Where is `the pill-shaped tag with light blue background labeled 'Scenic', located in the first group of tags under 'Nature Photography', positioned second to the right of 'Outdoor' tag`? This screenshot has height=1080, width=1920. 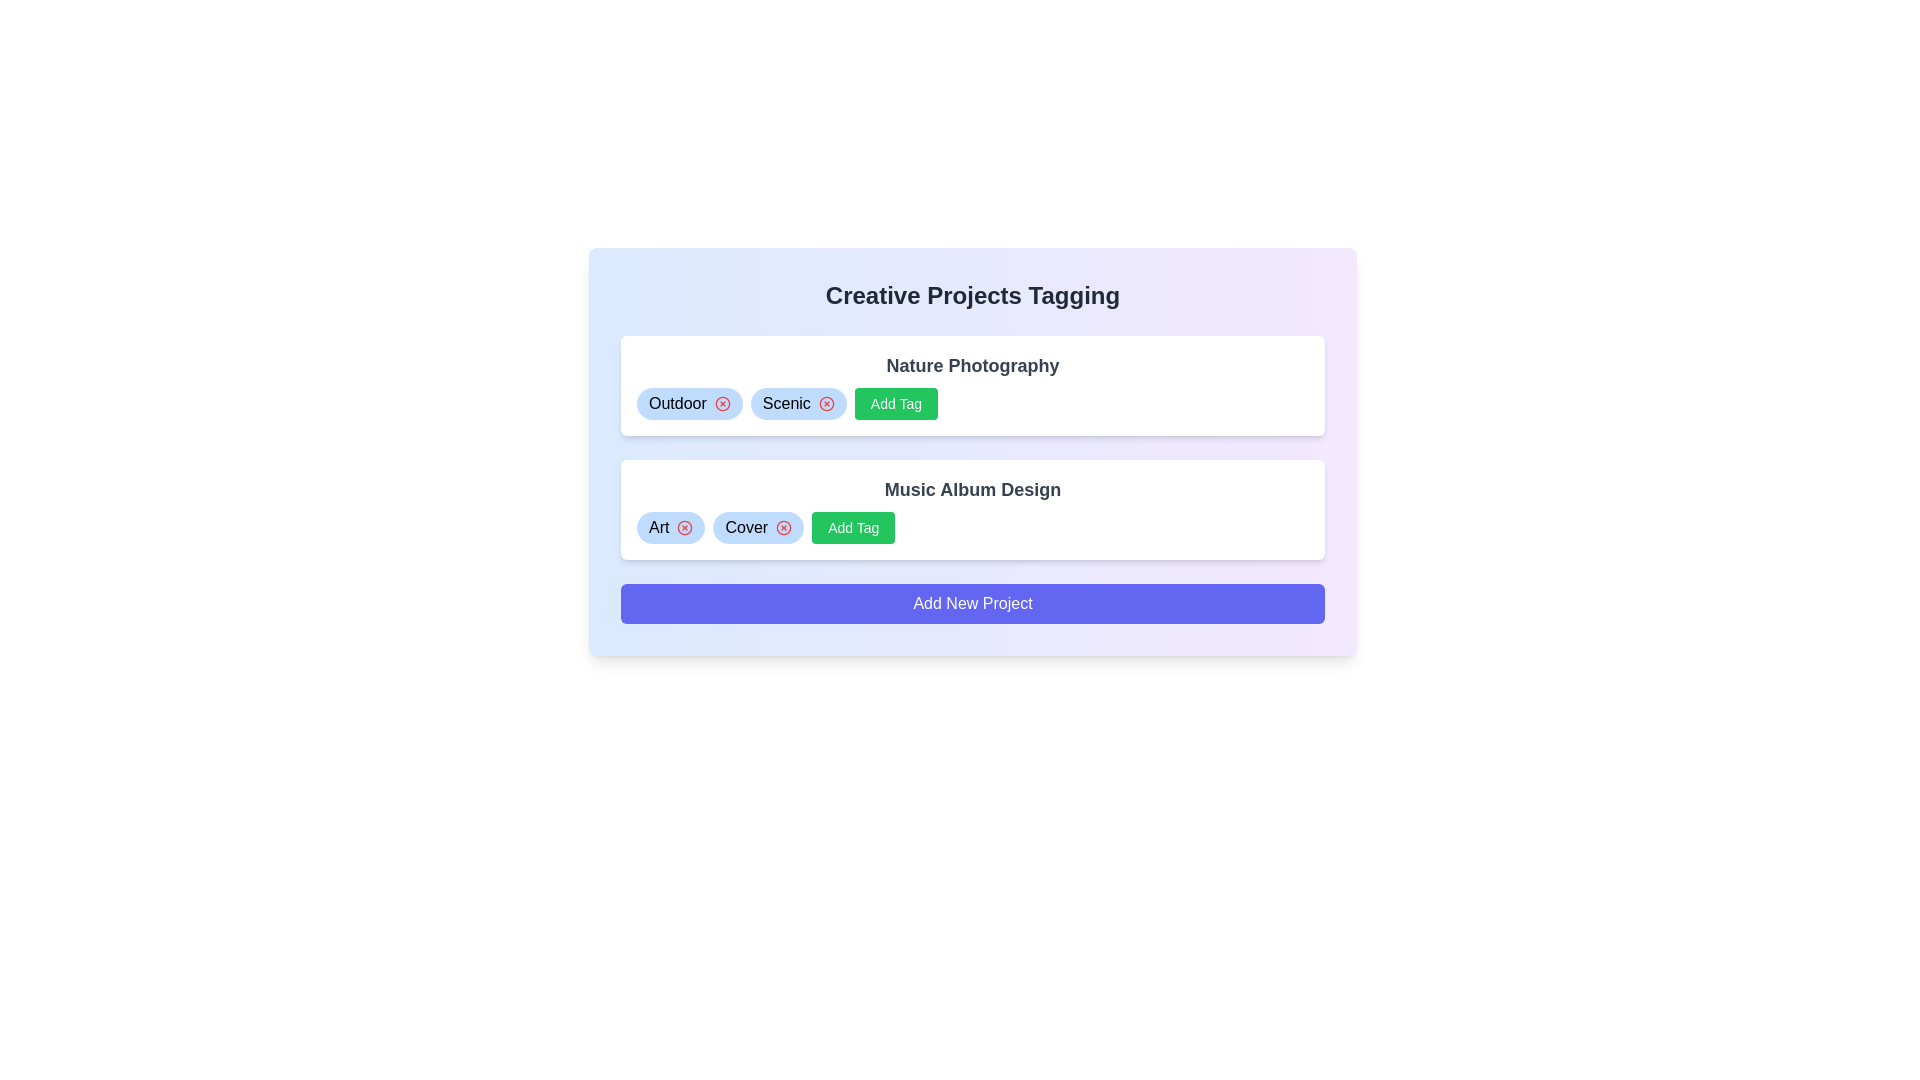 the pill-shaped tag with light blue background labeled 'Scenic', located in the first group of tags under 'Nature Photography', positioned second to the right of 'Outdoor' tag is located at coordinates (797, 404).